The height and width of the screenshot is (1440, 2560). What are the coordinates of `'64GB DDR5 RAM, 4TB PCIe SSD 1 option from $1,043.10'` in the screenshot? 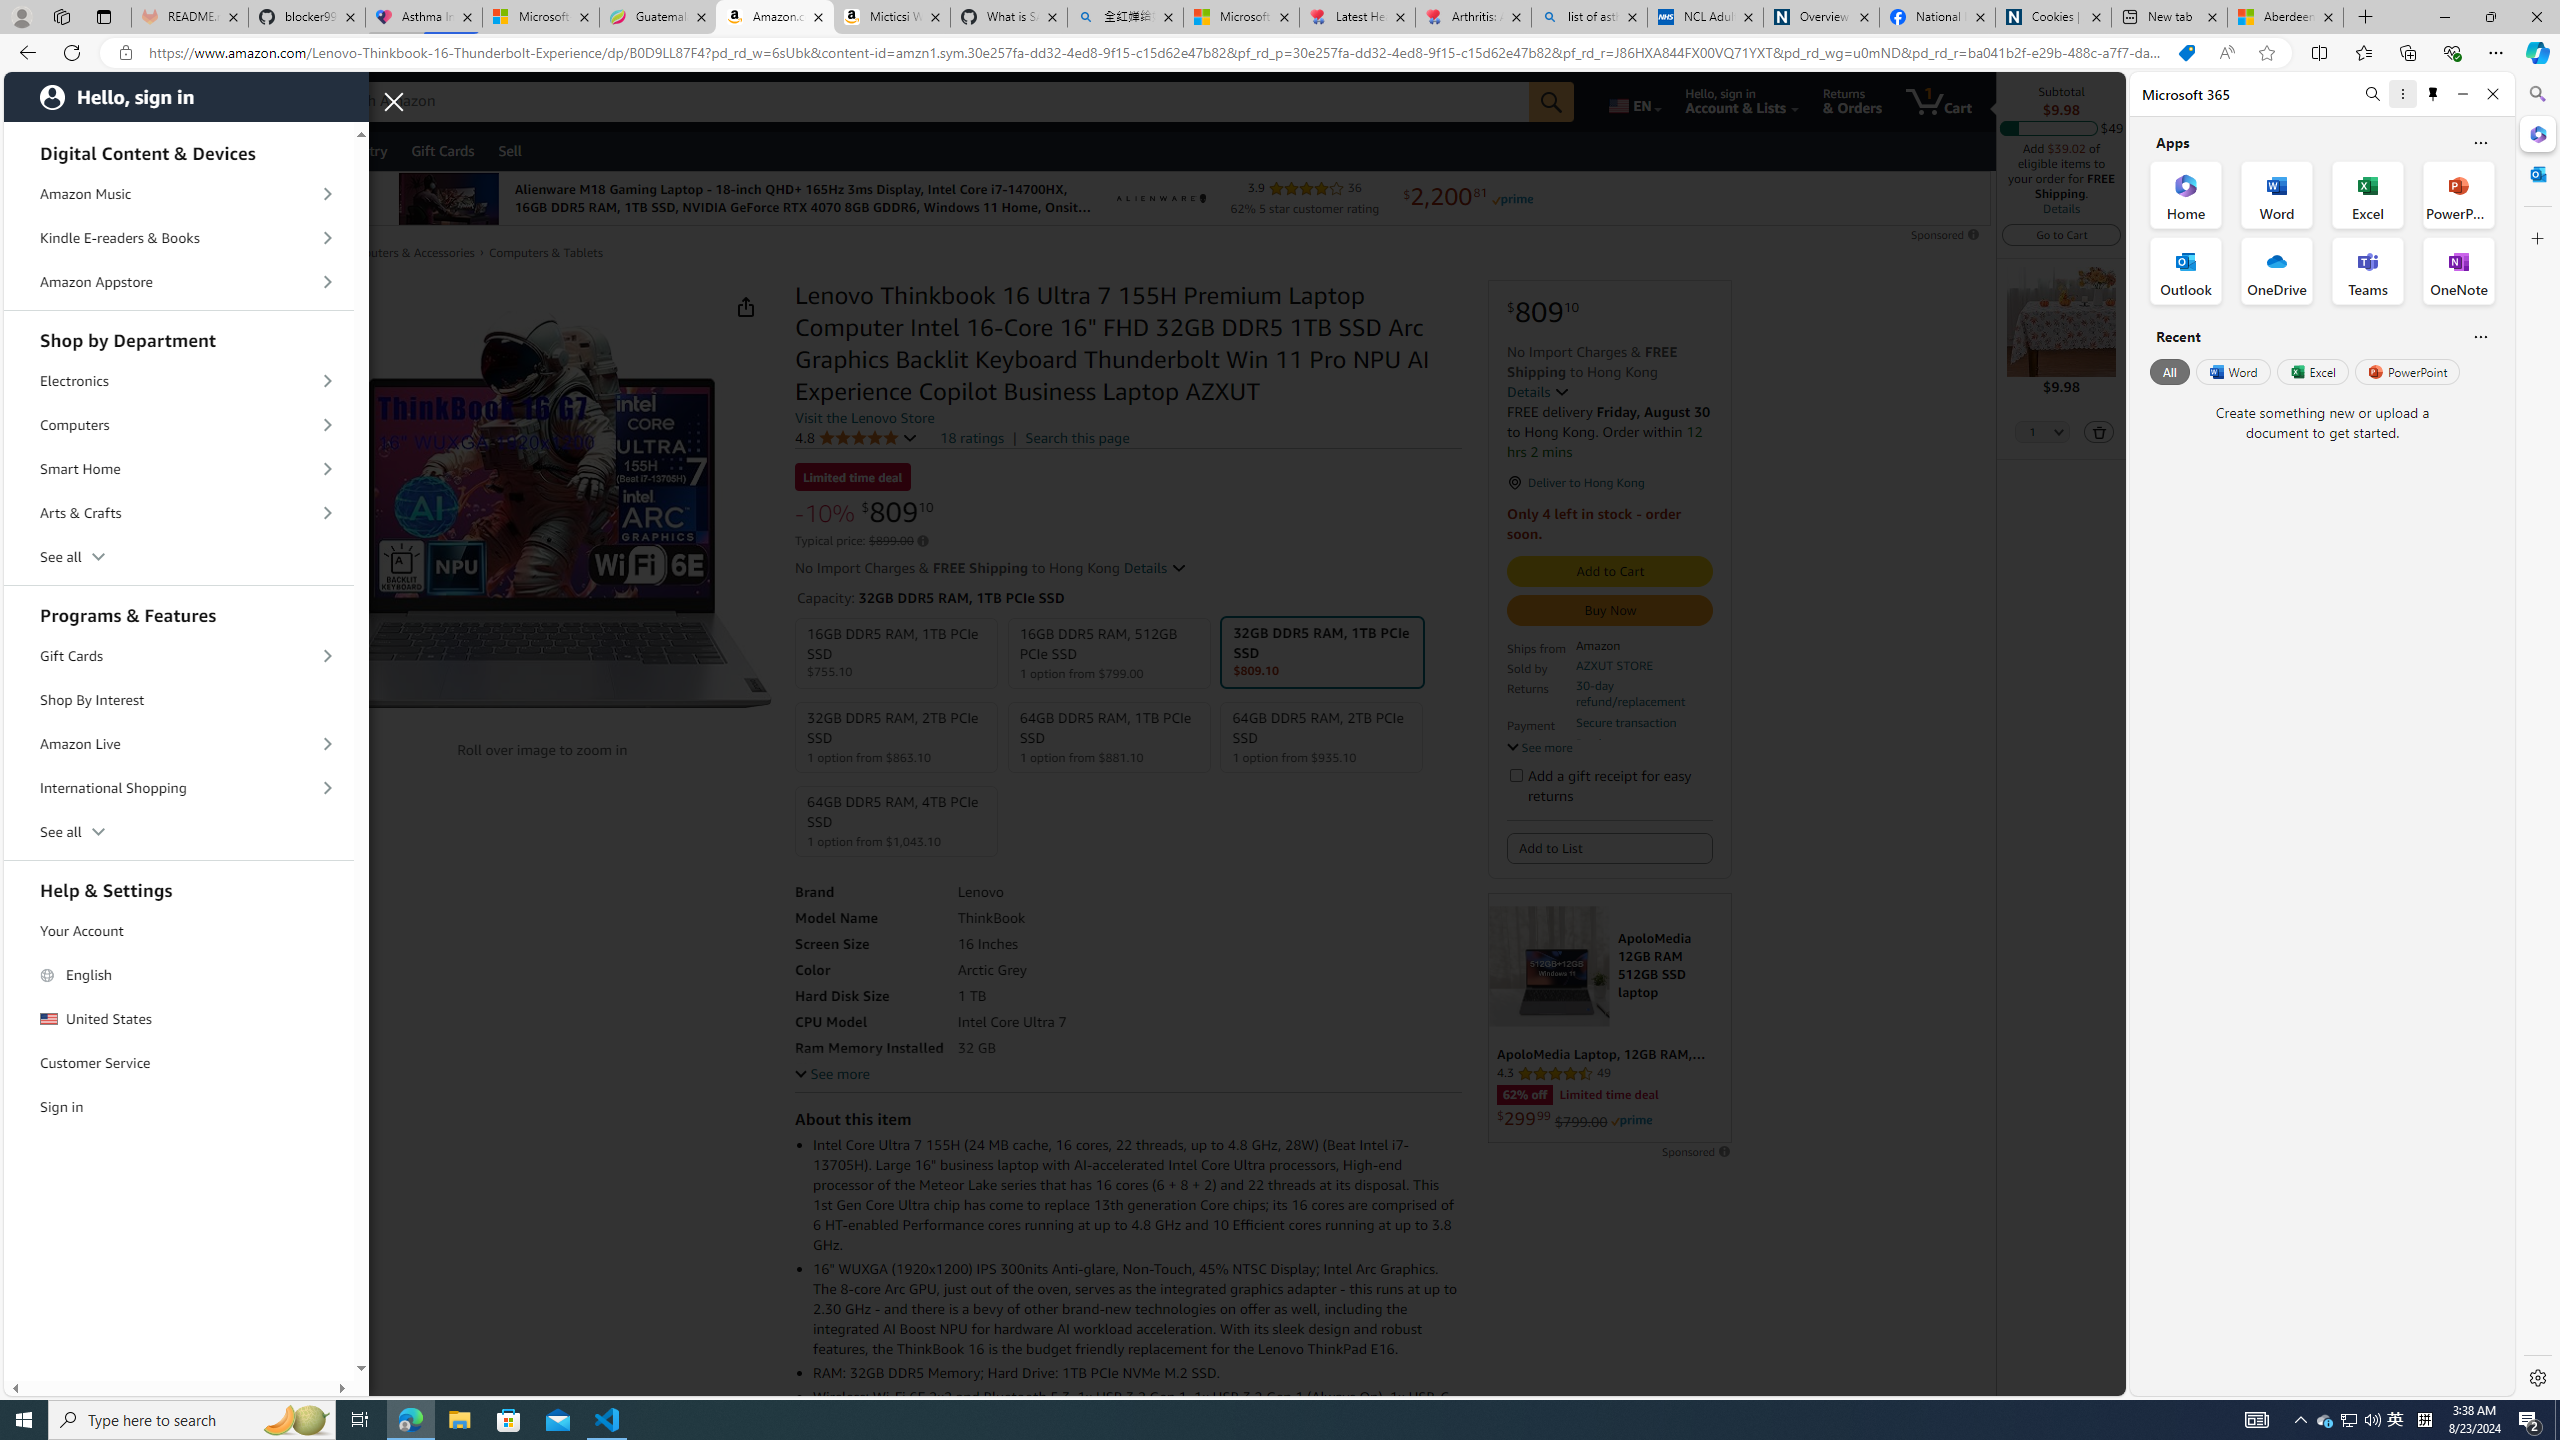 It's located at (896, 820).